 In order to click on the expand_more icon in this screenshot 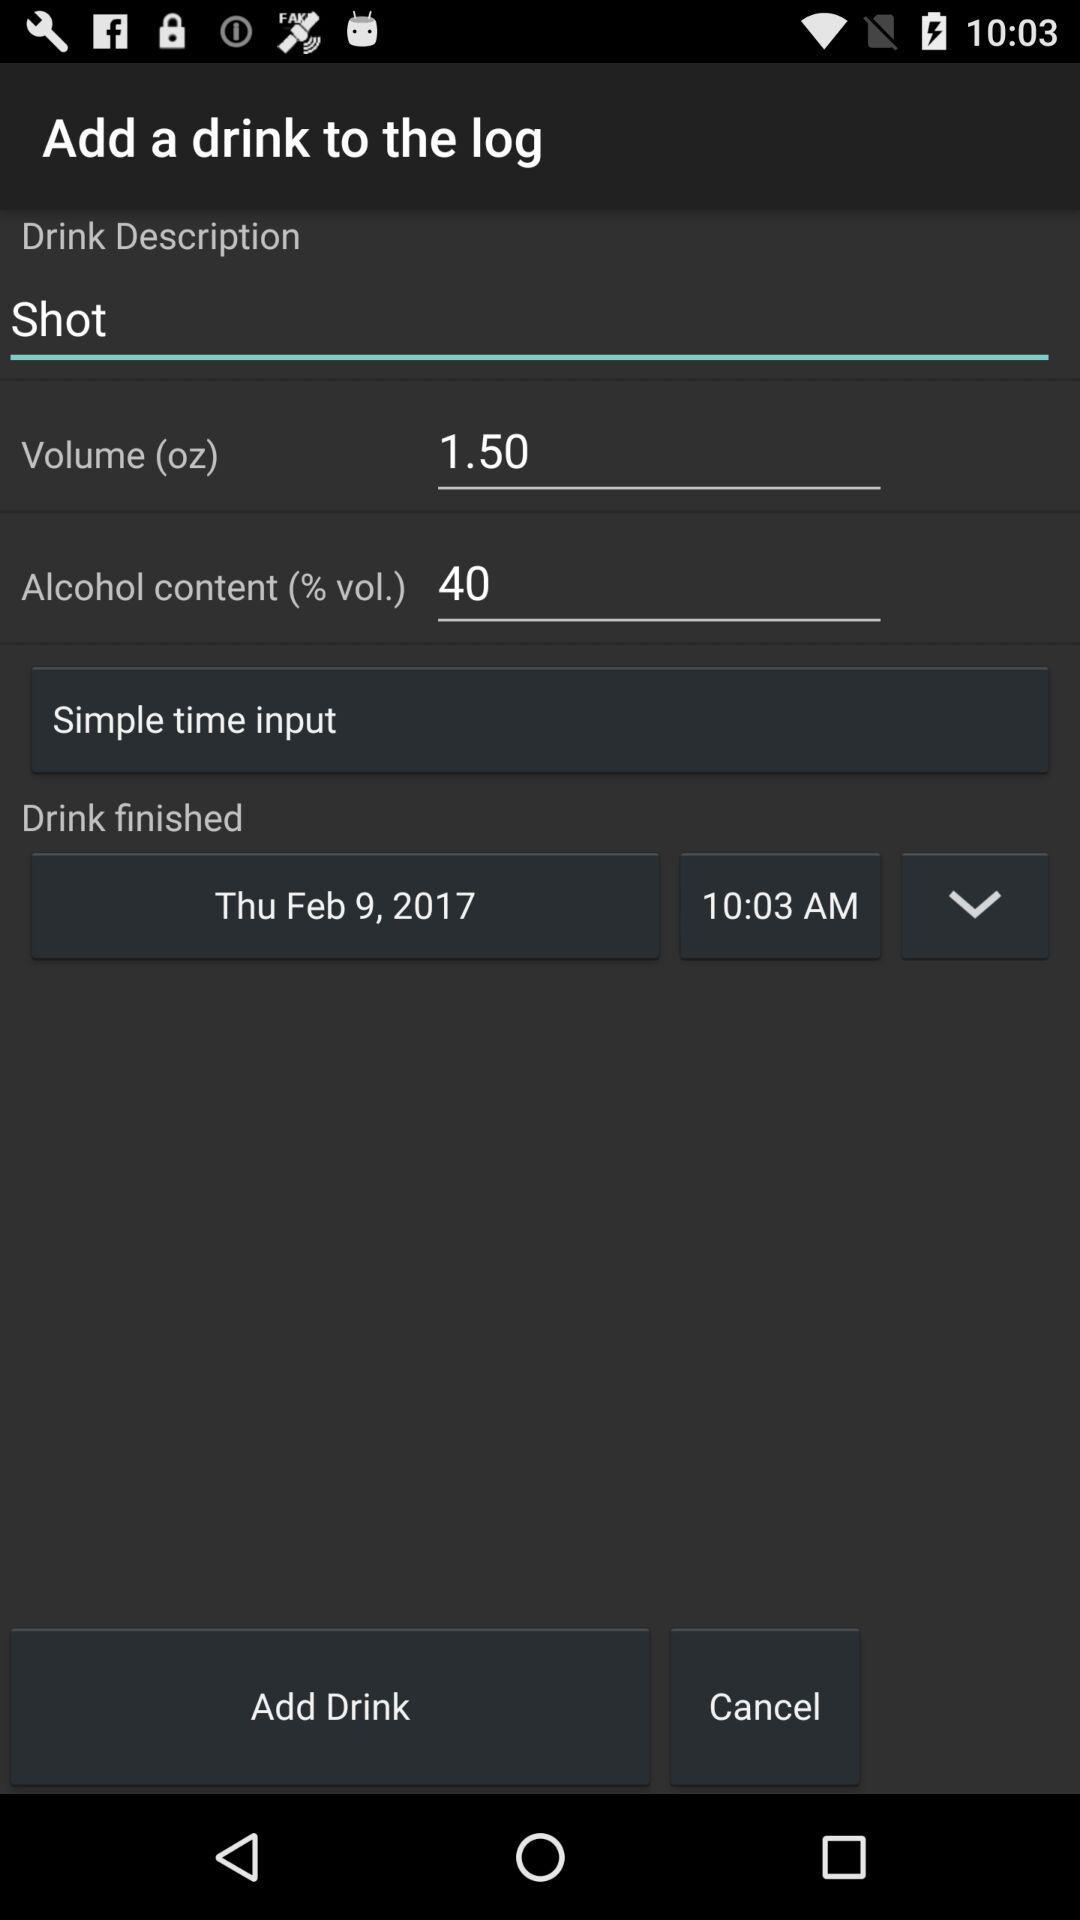, I will do `click(974, 968)`.